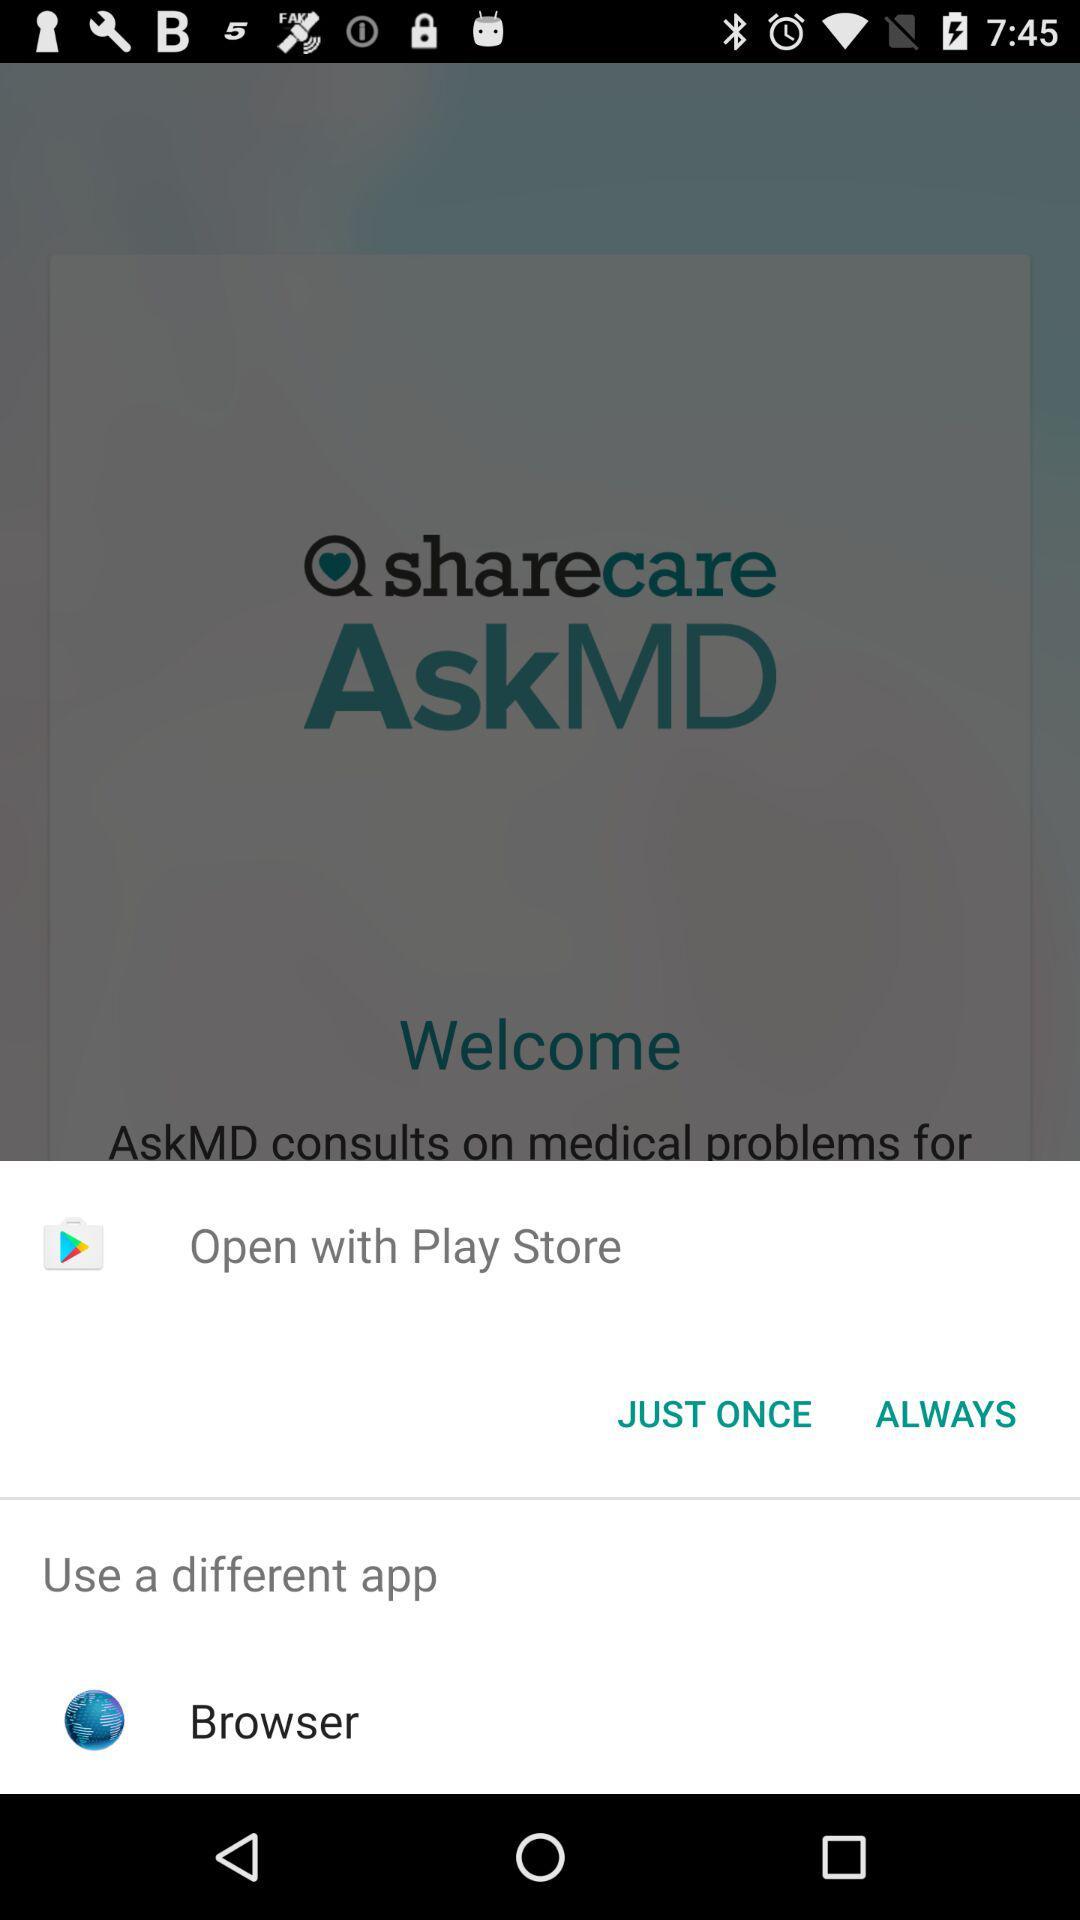 This screenshot has width=1080, height=1920. Describe the element at coordinates (945, 1411) in the screenshot. I see `button to the right of the just once item` at that location.